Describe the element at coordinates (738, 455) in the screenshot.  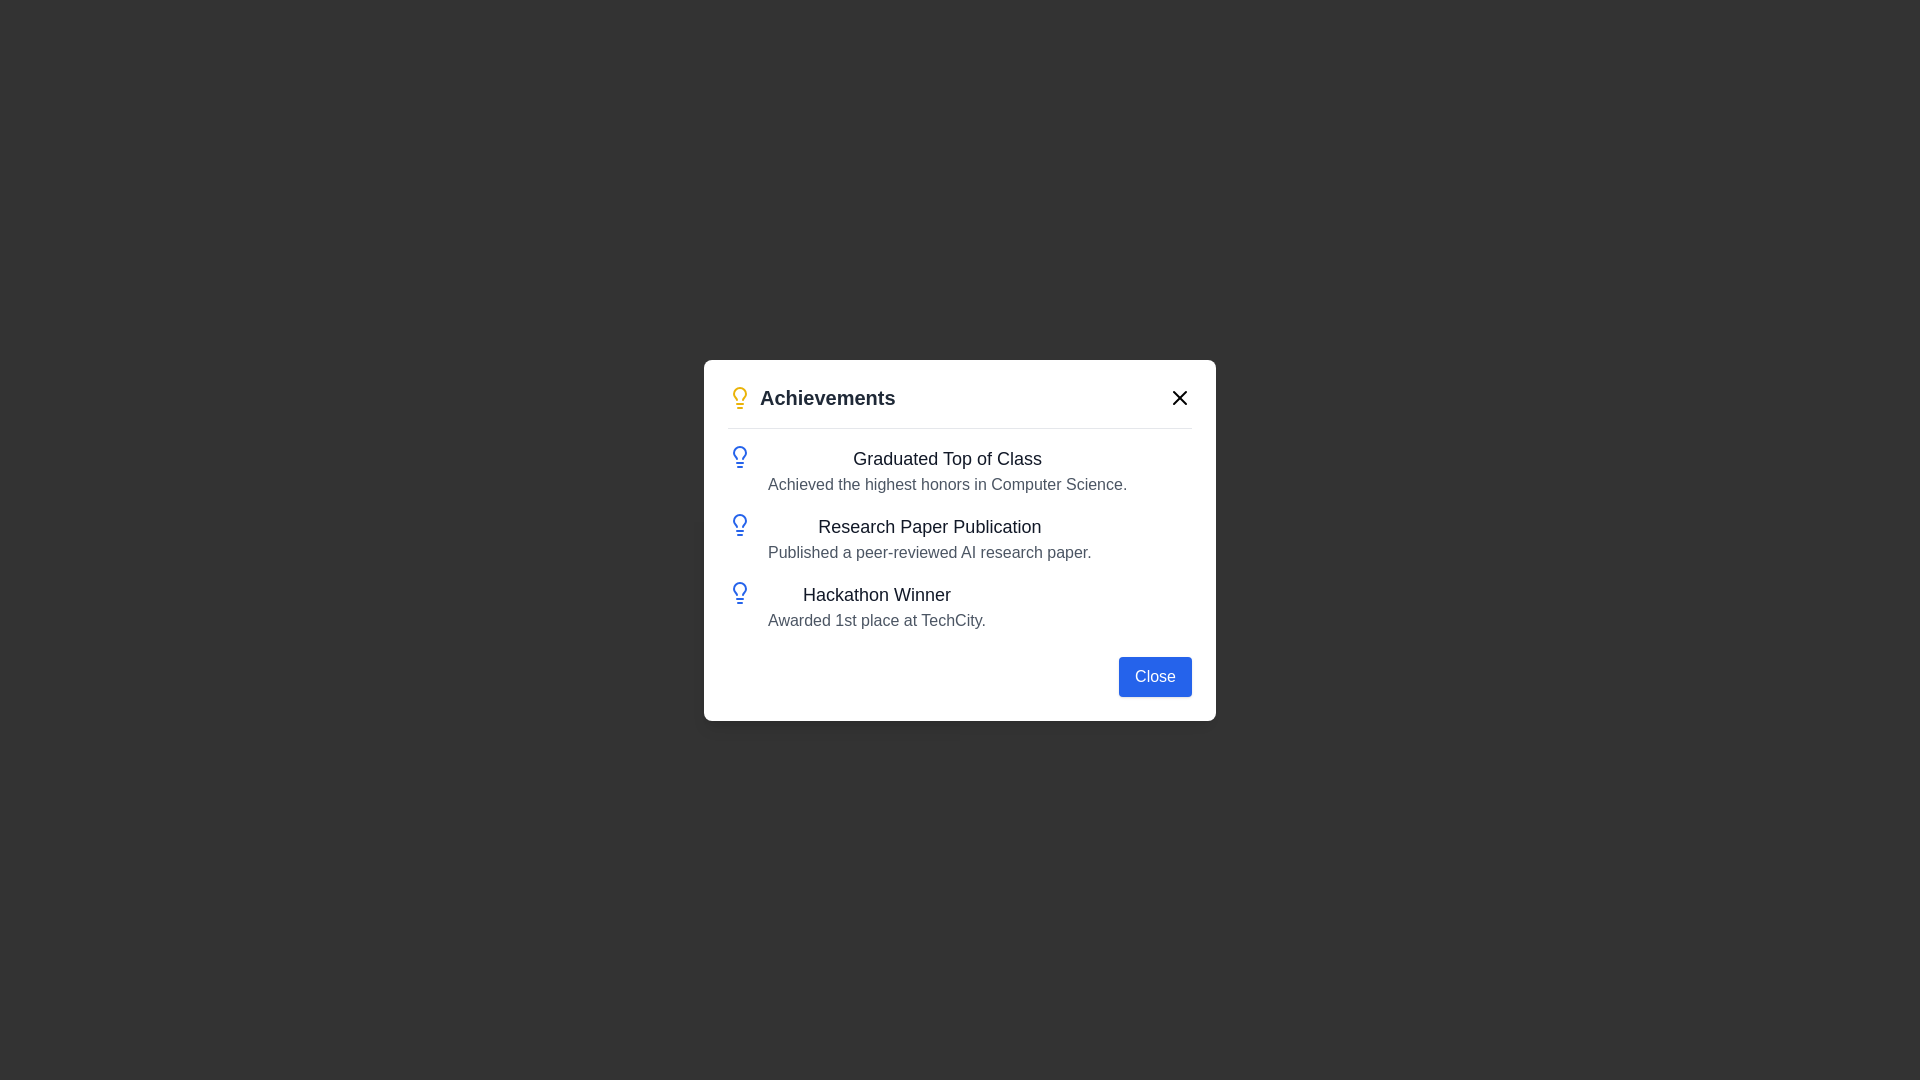
I see `the achievement icon that represents 'Graduated Top of Class' by moving the cursor to its center point` at that location.